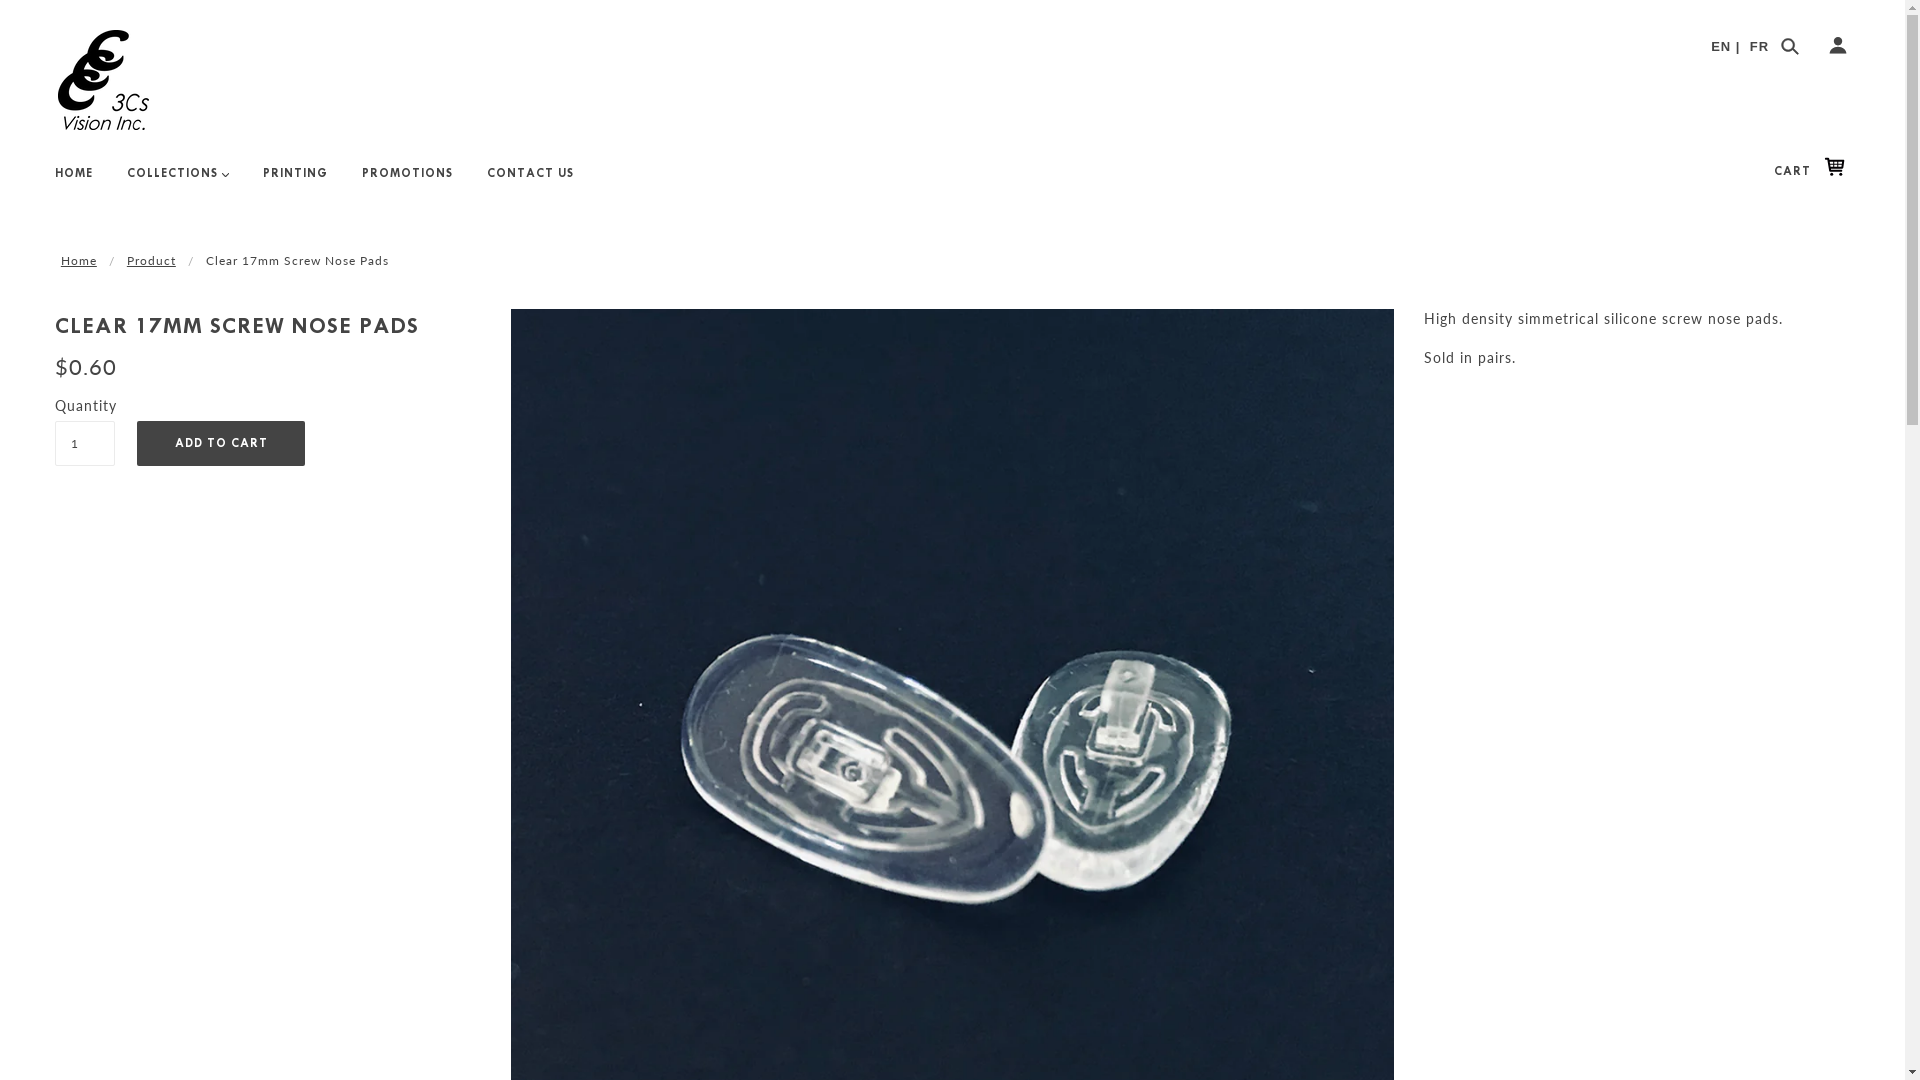 This screenshot has height=1080, width=1920. Describe the element at coordinates (102, 79) in the screenshot. I see `'3Csvision'` at that location.